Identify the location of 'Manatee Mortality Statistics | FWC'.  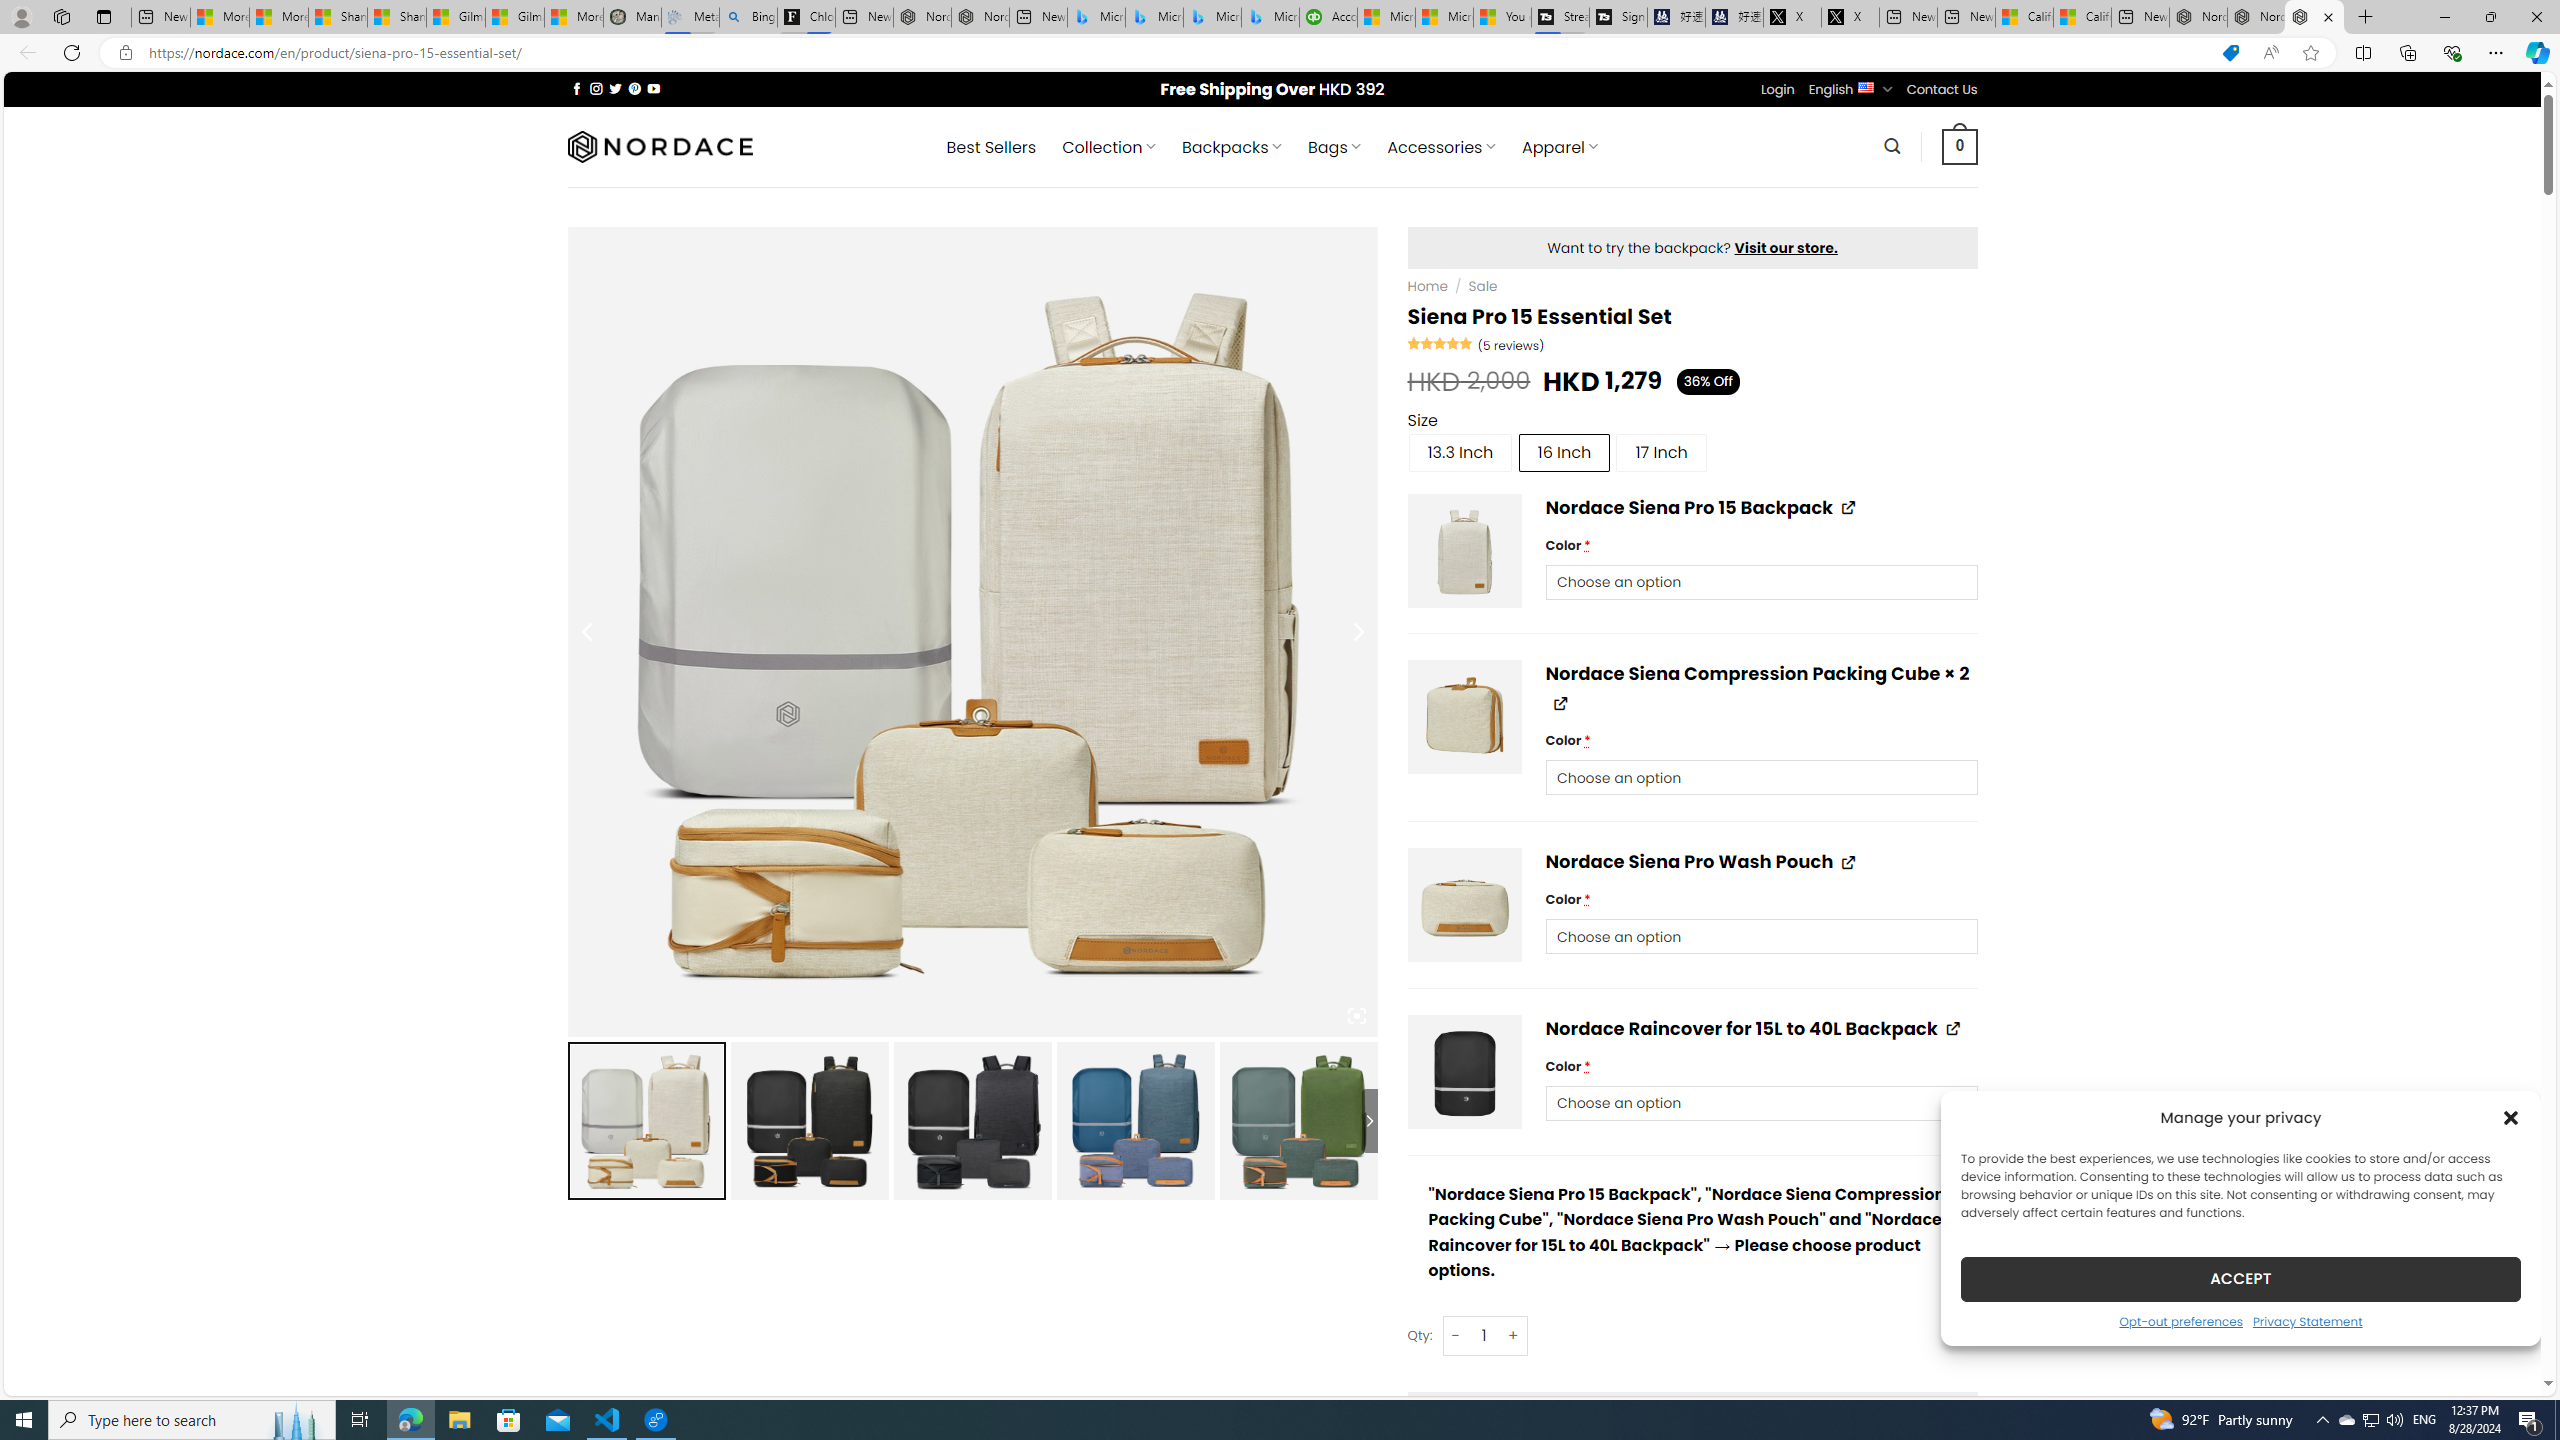
(631, 16).